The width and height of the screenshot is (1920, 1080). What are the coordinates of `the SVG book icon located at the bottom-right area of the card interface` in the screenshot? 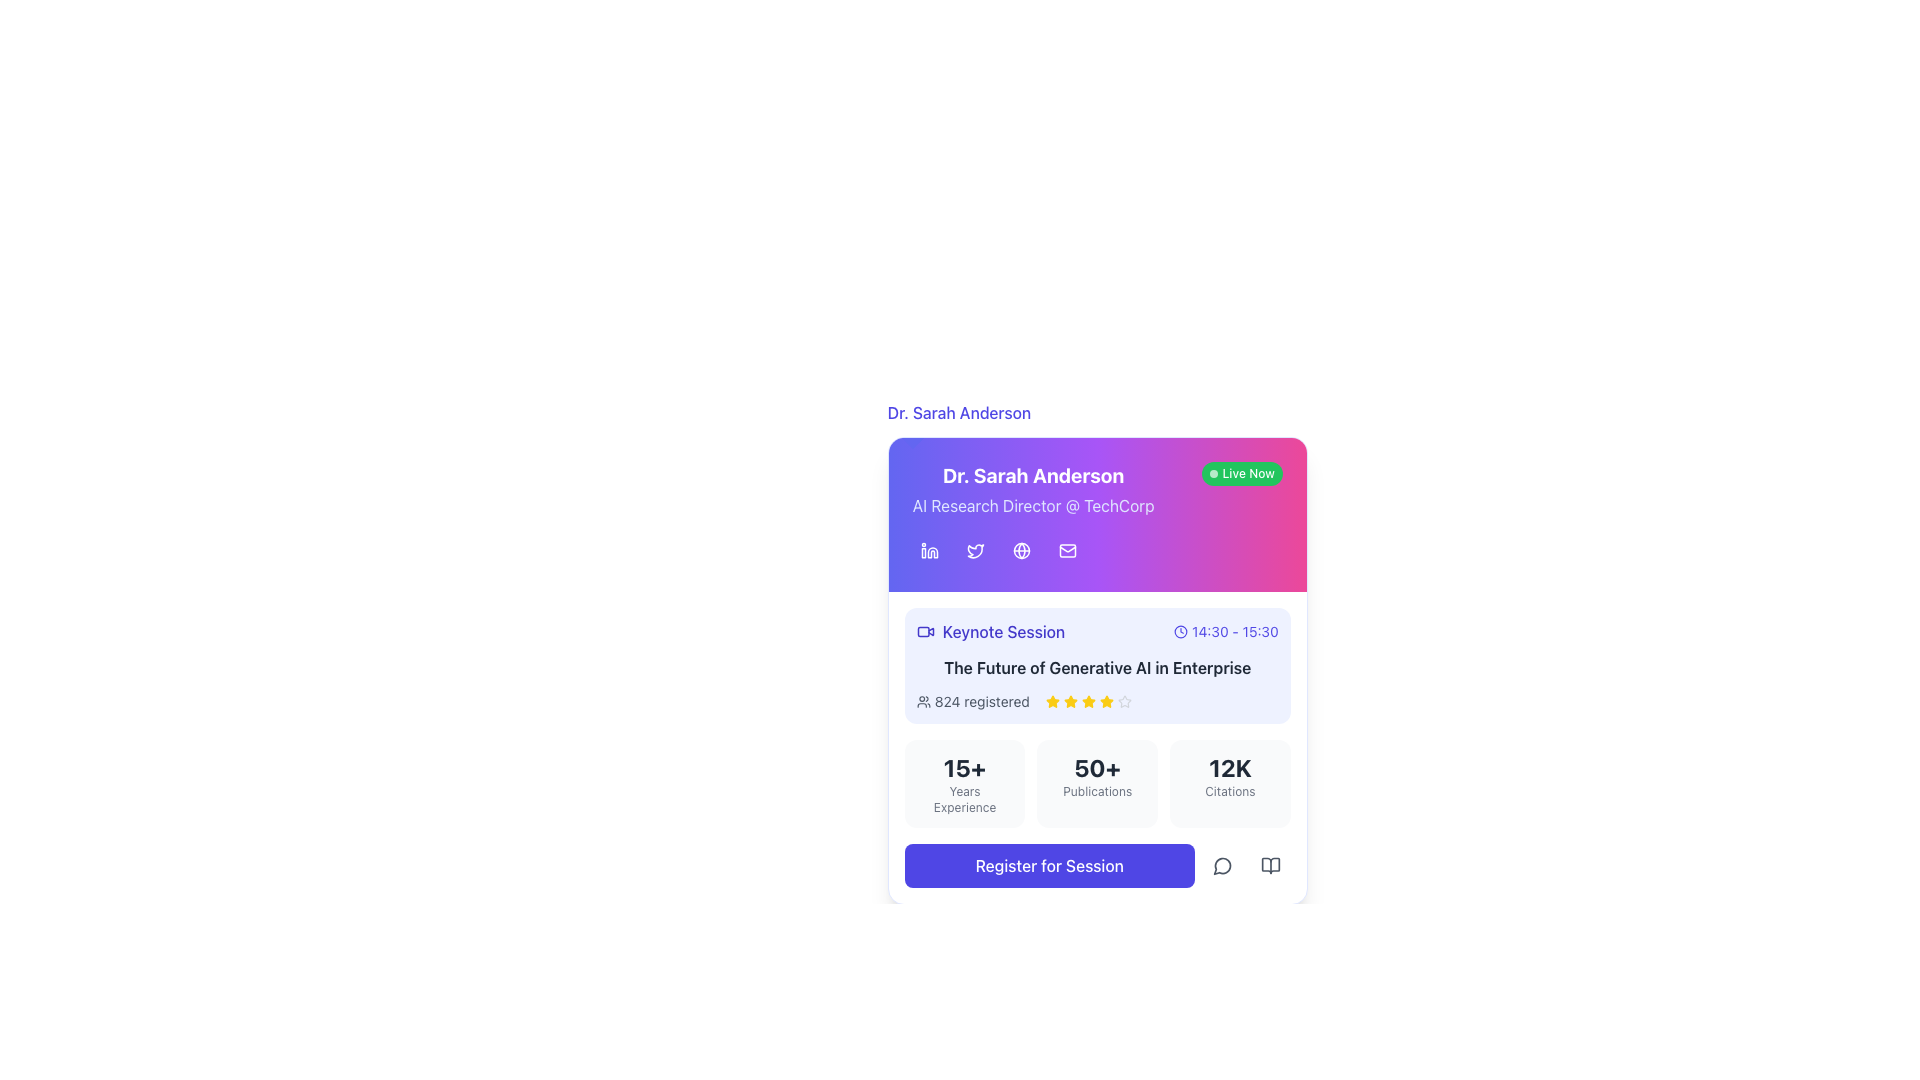 It's located at (1269, 865).